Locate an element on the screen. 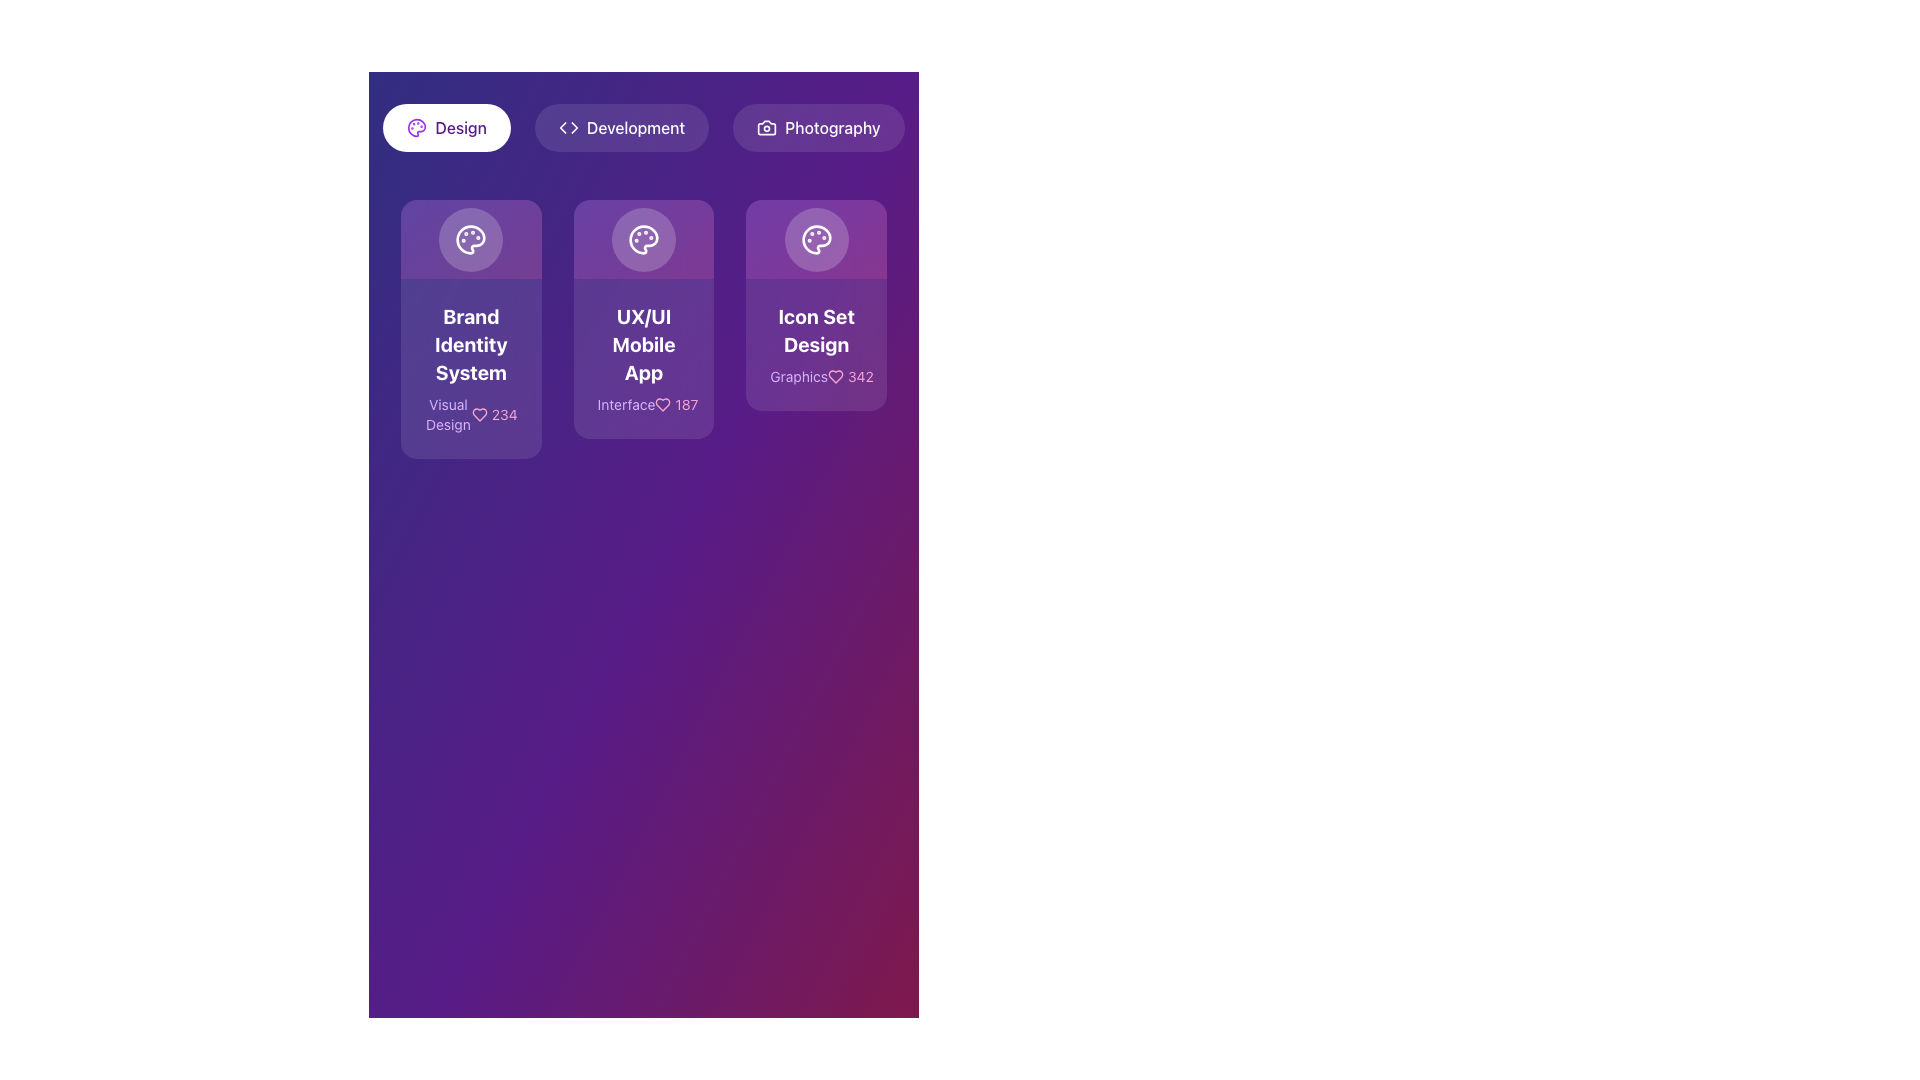 The height and width of the screenshot is (1080, 1920). the circular button located in the top-left card of the grid, which is above the text 'Brand Identity System' is located at coordinates (470, 238).